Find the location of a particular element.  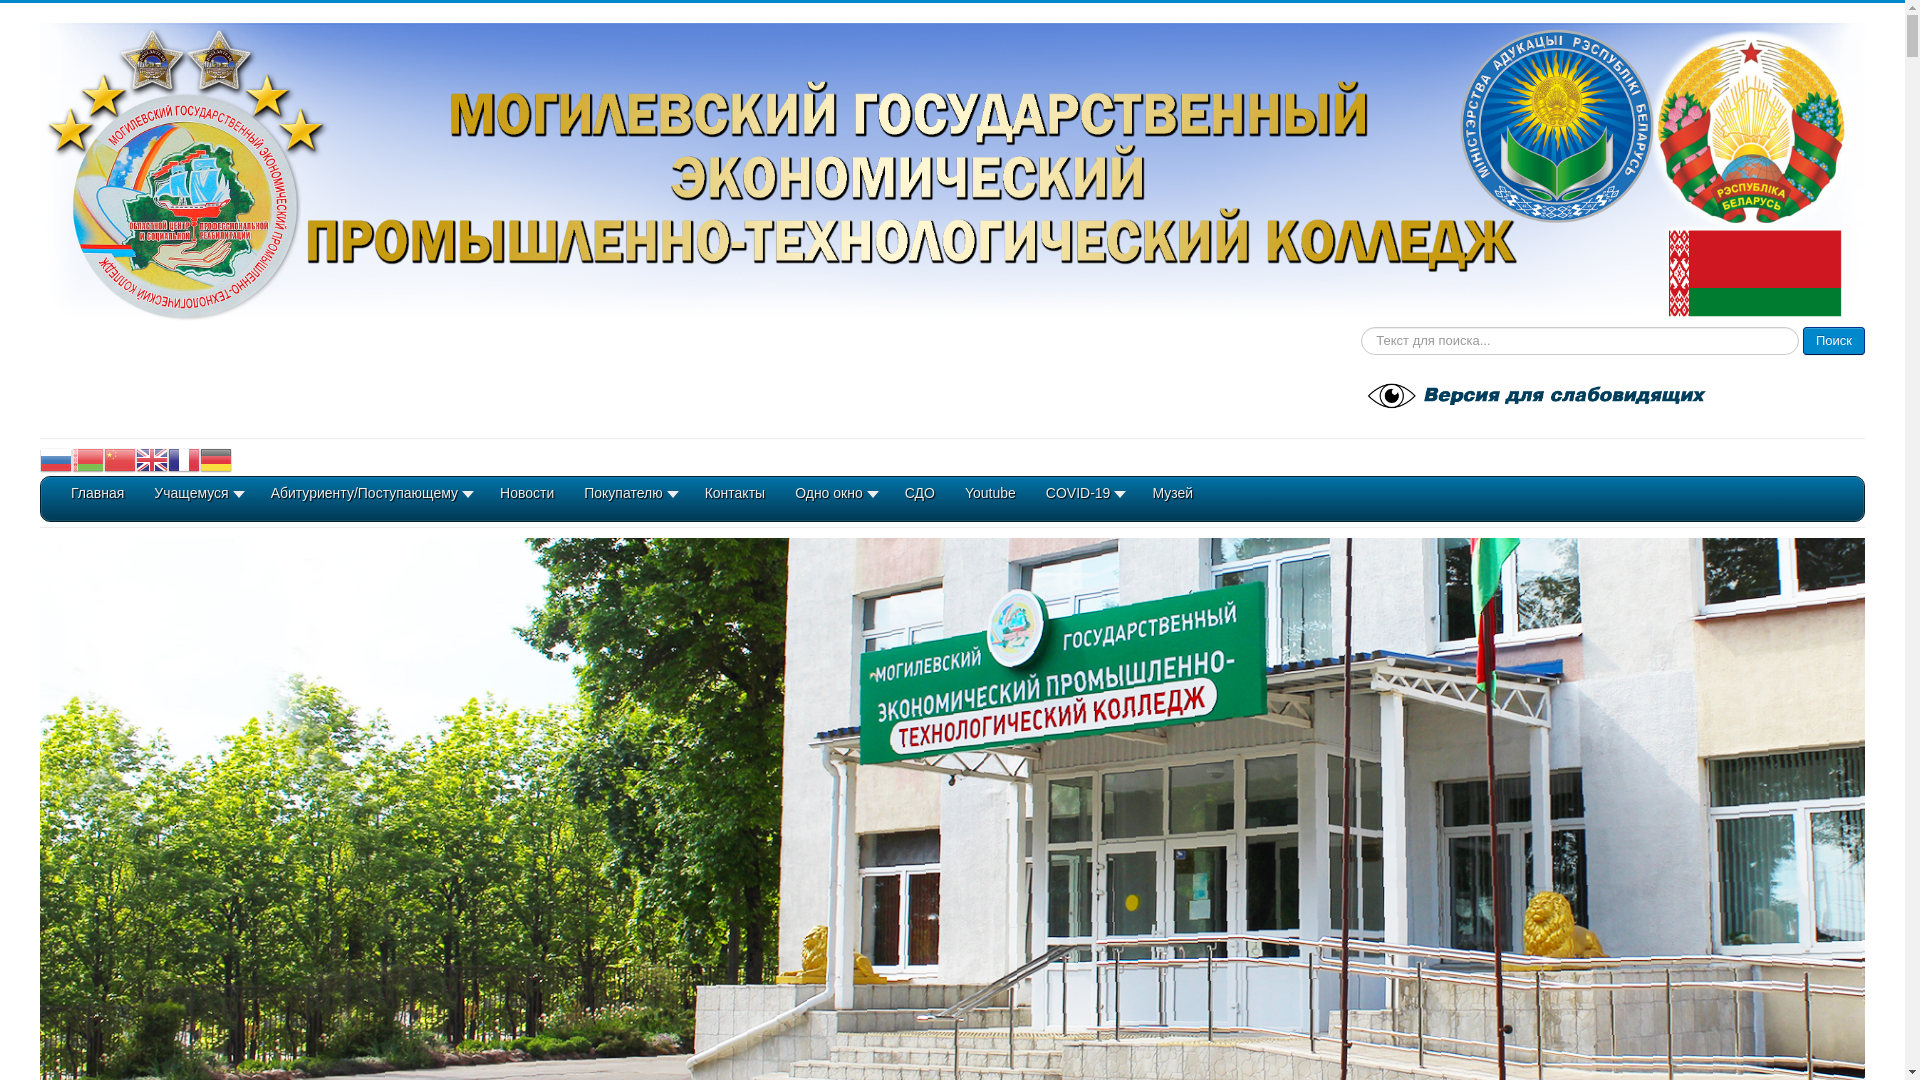

'French' is located at coordinates (183, 459).